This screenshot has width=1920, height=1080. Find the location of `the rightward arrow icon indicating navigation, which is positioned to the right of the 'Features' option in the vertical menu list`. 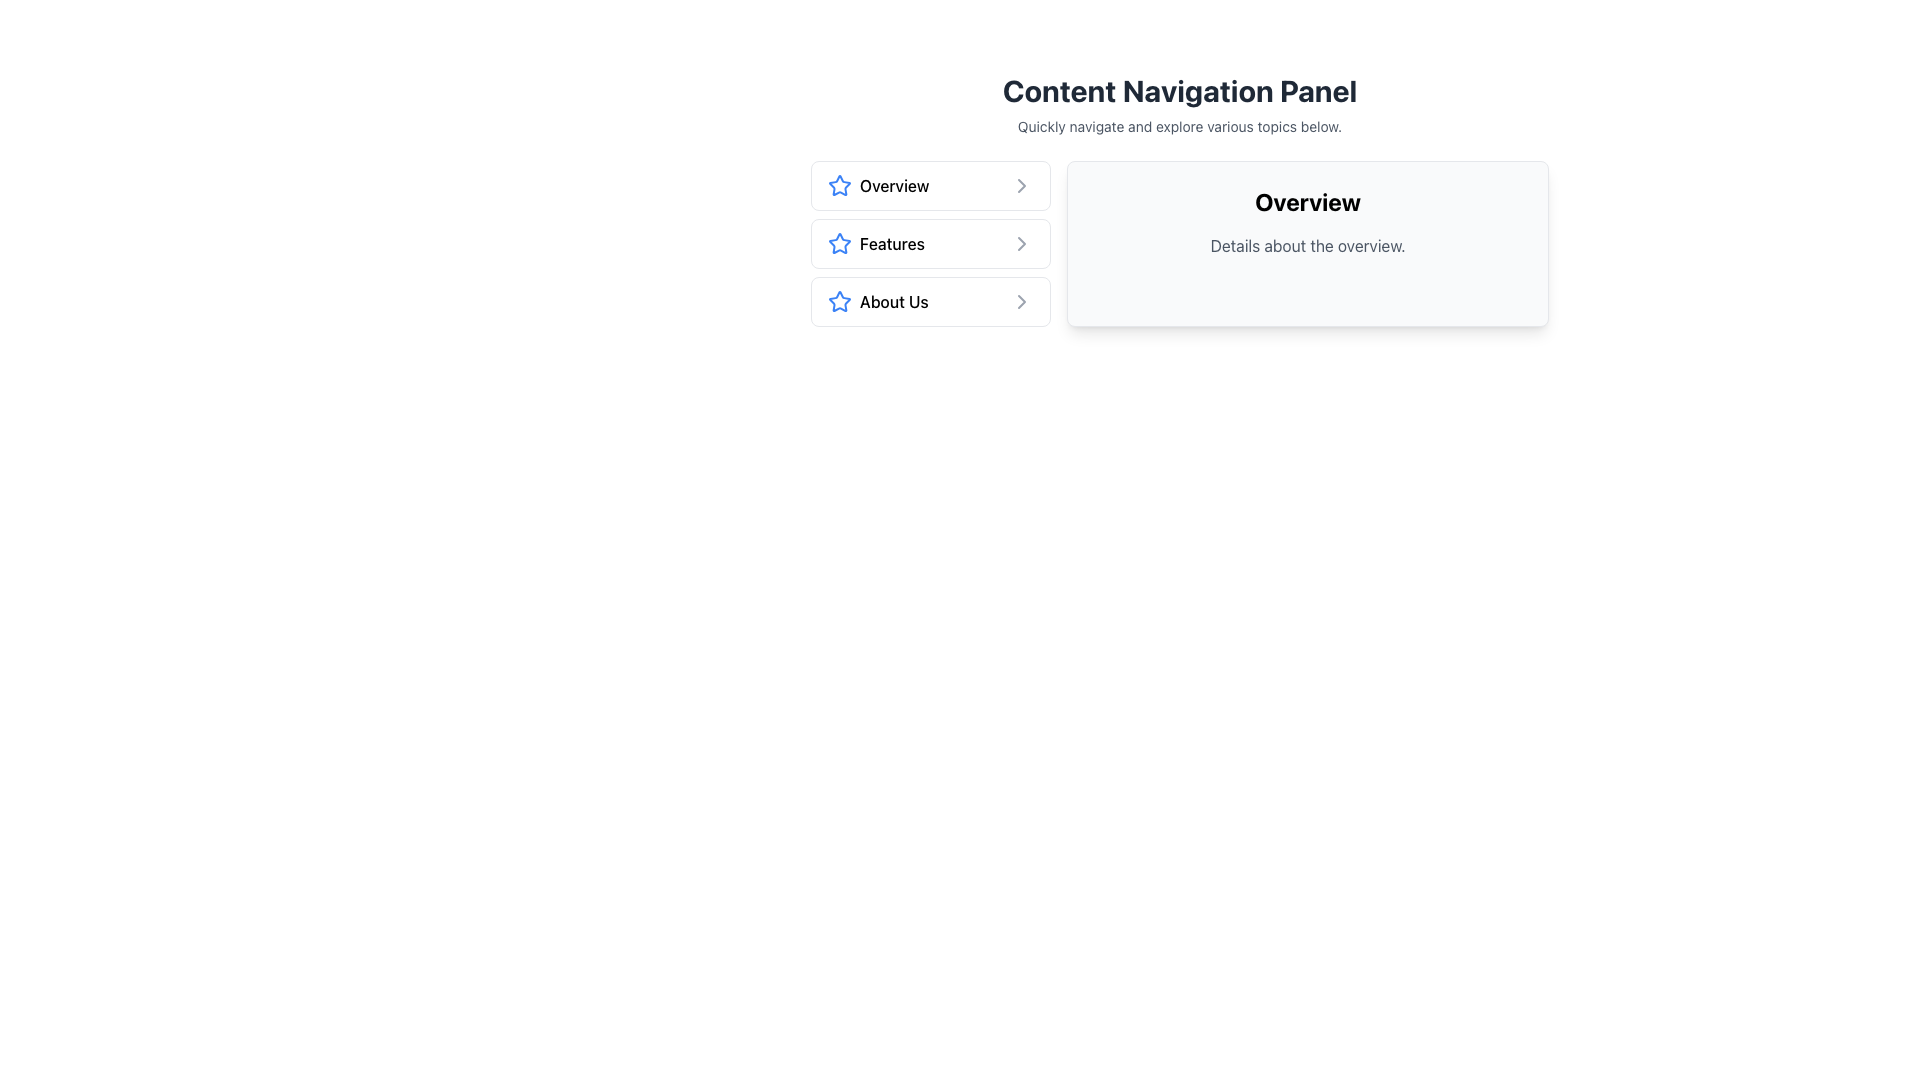

the rightward arrow icon indicating navigation, which is positioned to the right of the 'Features' option in the vertical menu list is located at coordinates (1022, 242).